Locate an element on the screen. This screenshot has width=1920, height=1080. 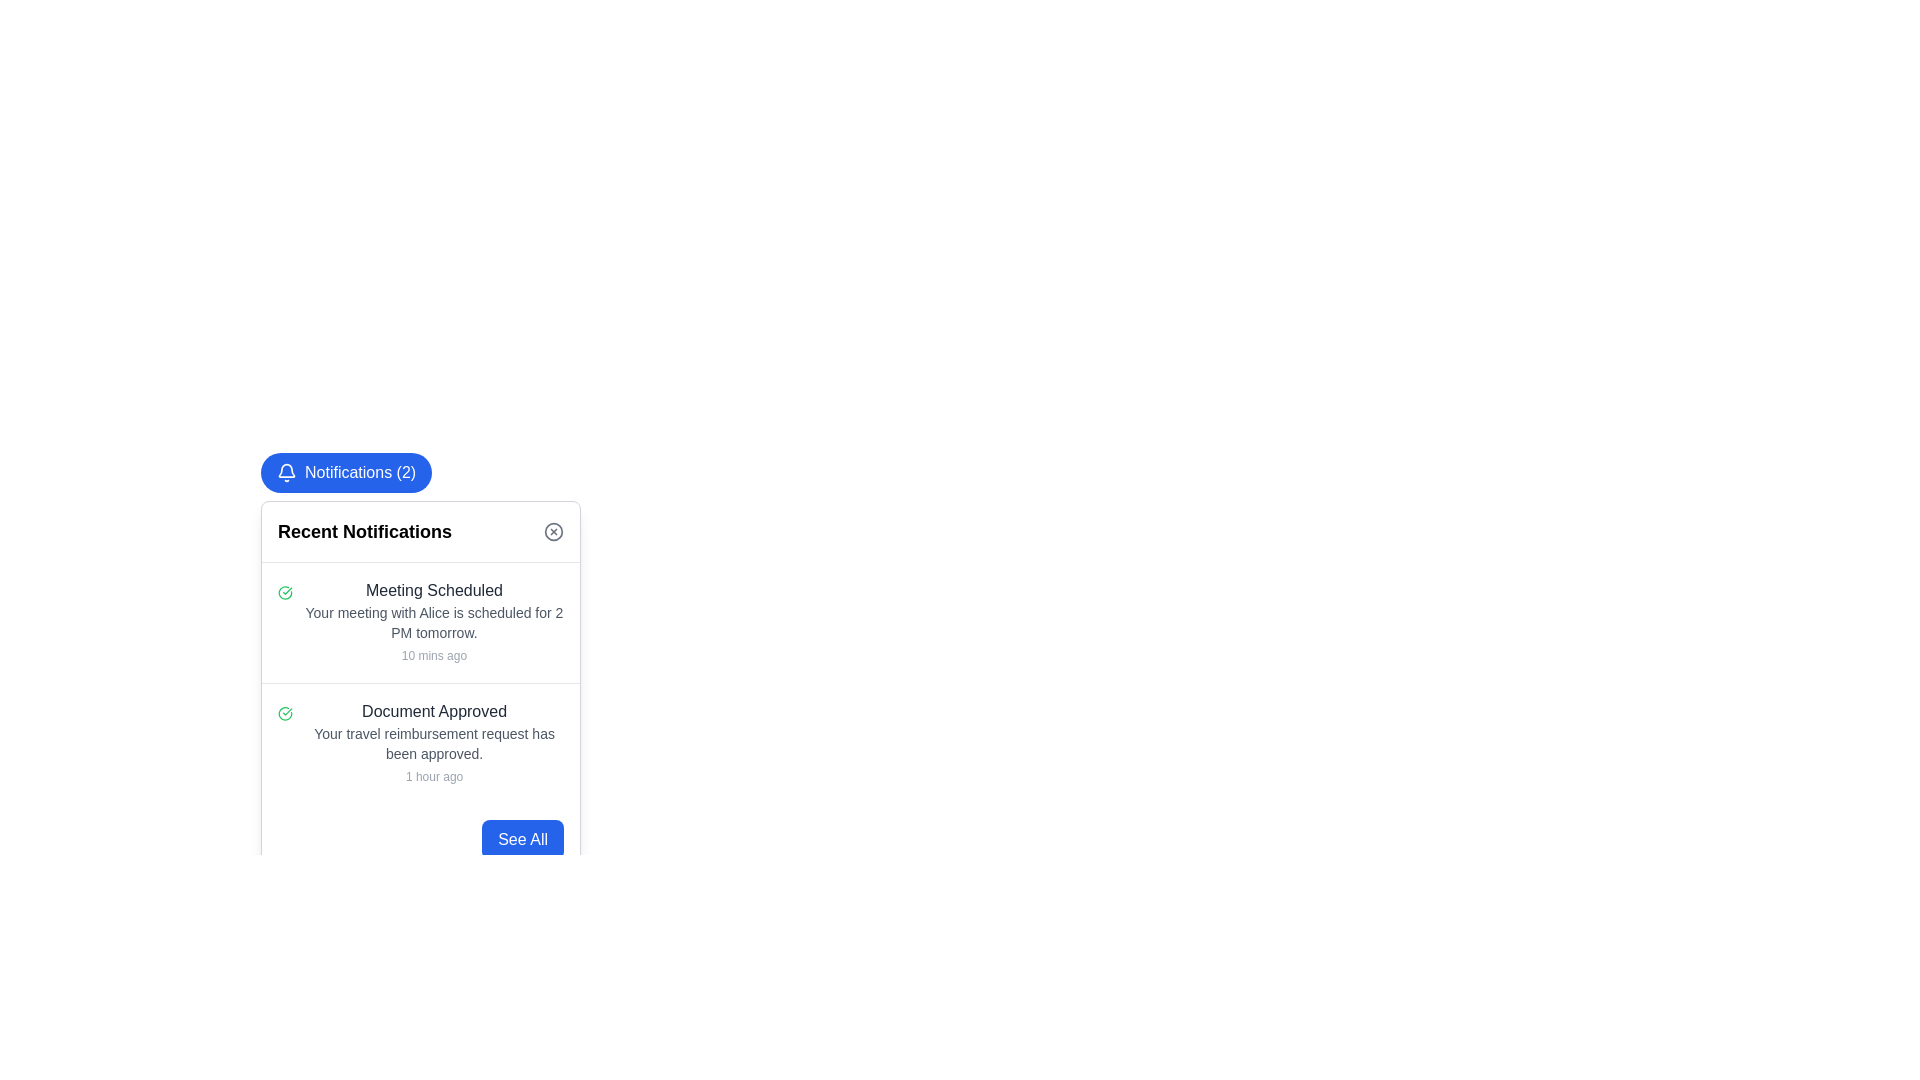
the text label that reads 'Your meeting with Alice is scheduled for 2 PM tomorrow.' located within the notification card under the heading 'Meeting Scheduled' is located at coordinates (433, 622).